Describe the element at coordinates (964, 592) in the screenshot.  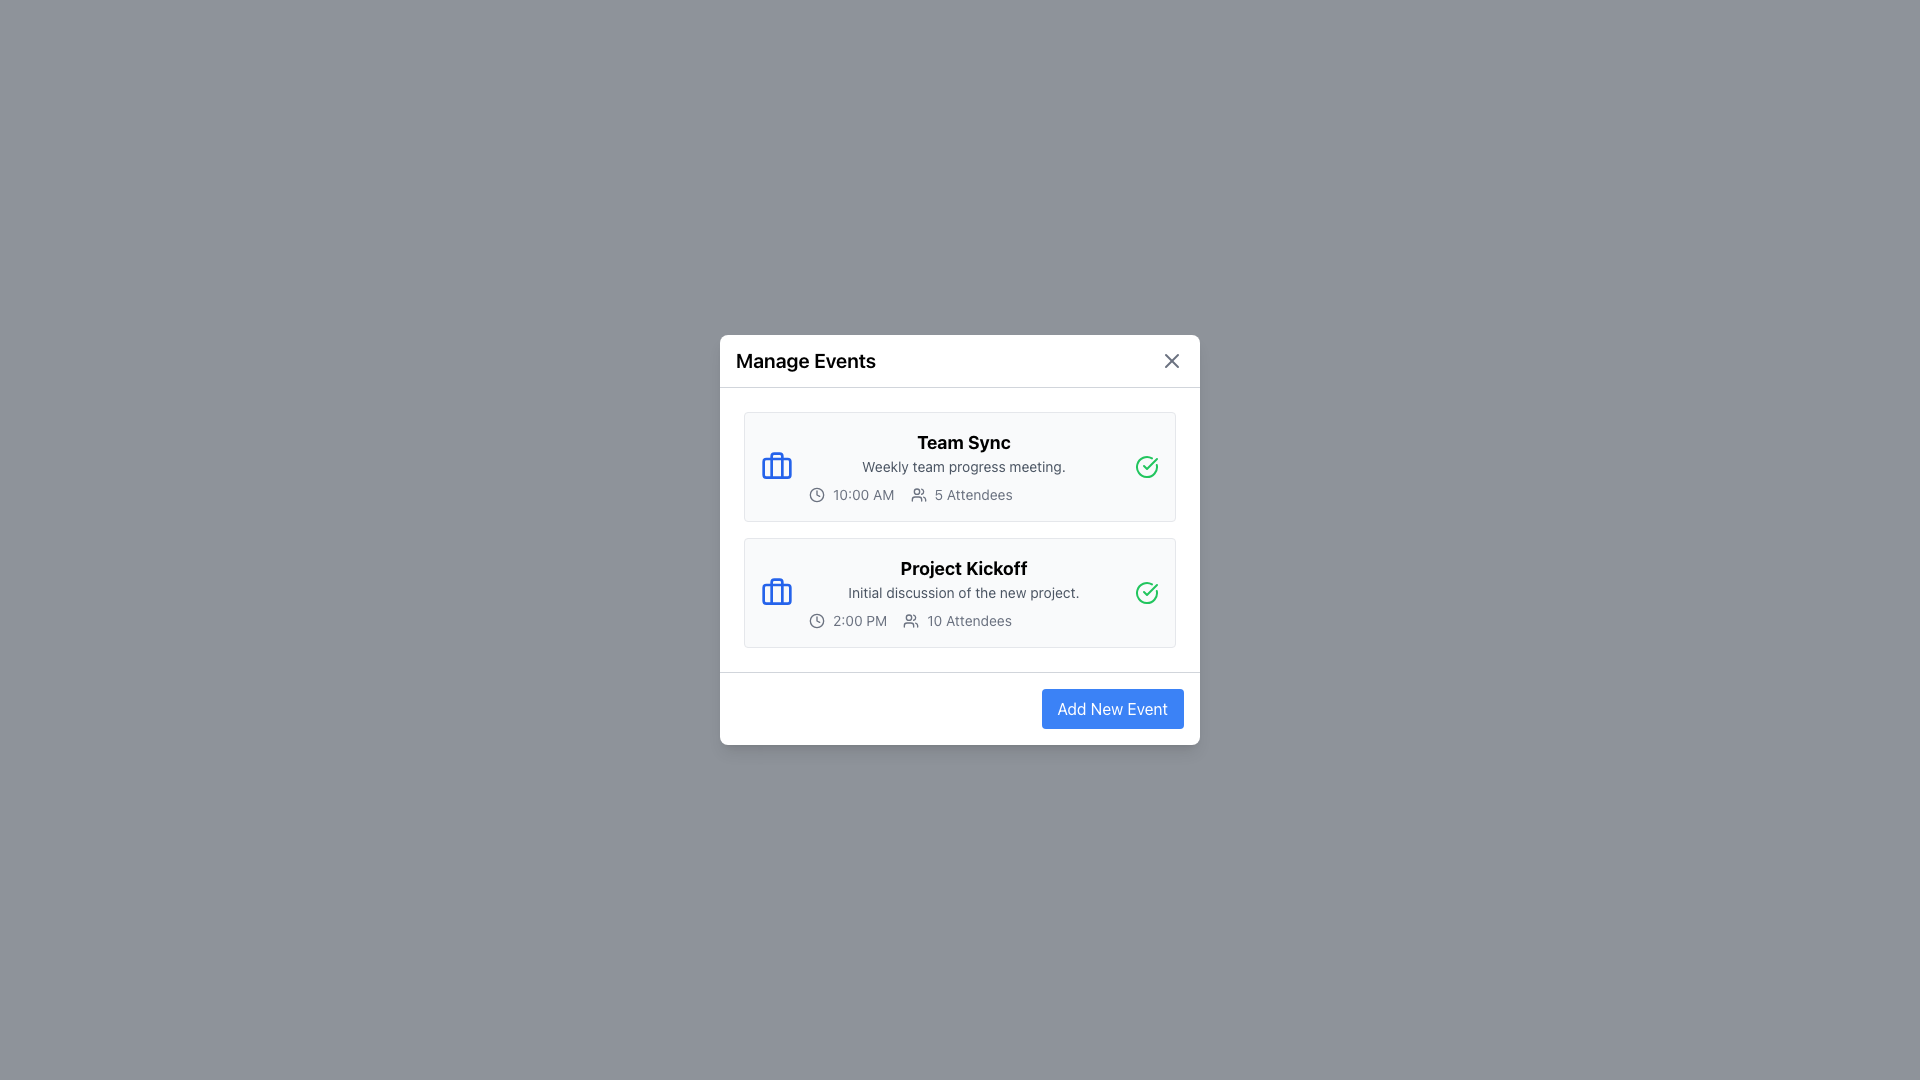
I see `the text label providing a brief description for the 'Project Kickoff' event, located within the second card of the 'Manage Events' dialog` at that location.